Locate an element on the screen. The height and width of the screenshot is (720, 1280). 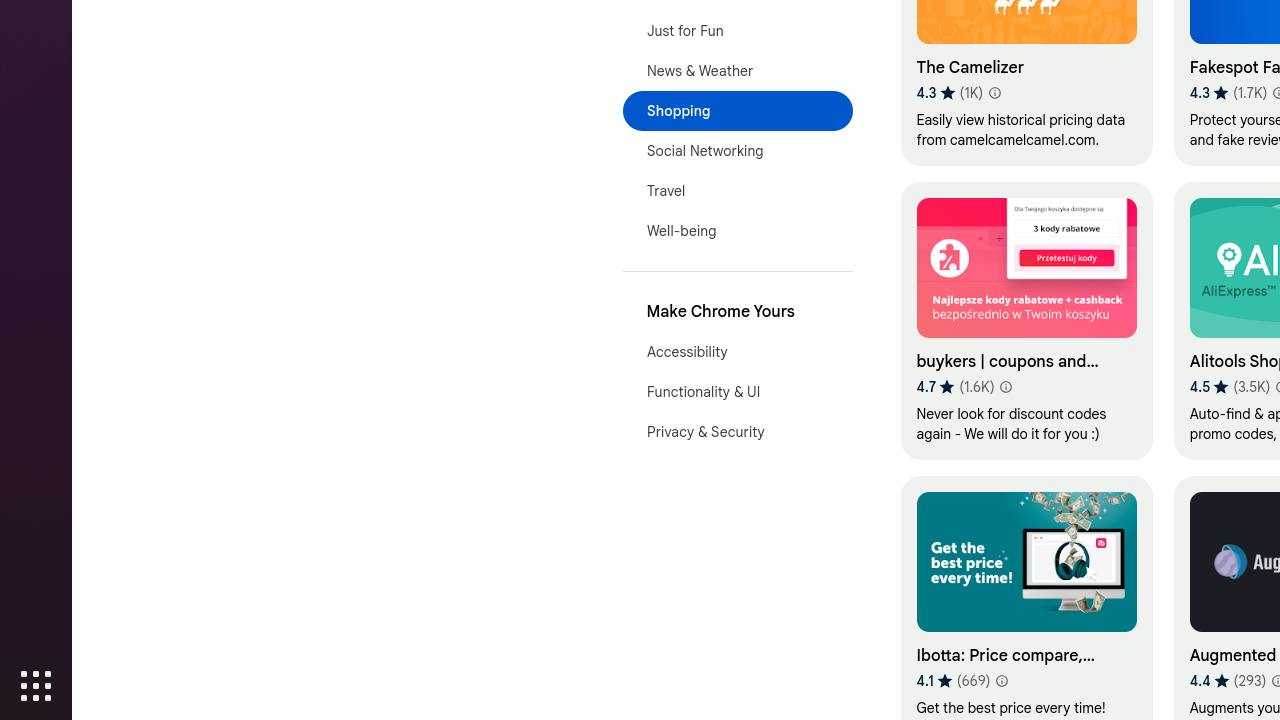
'Learn more about results and reviews "buykers | coupons and discount codes"' is located at coordinates (1005, 387).